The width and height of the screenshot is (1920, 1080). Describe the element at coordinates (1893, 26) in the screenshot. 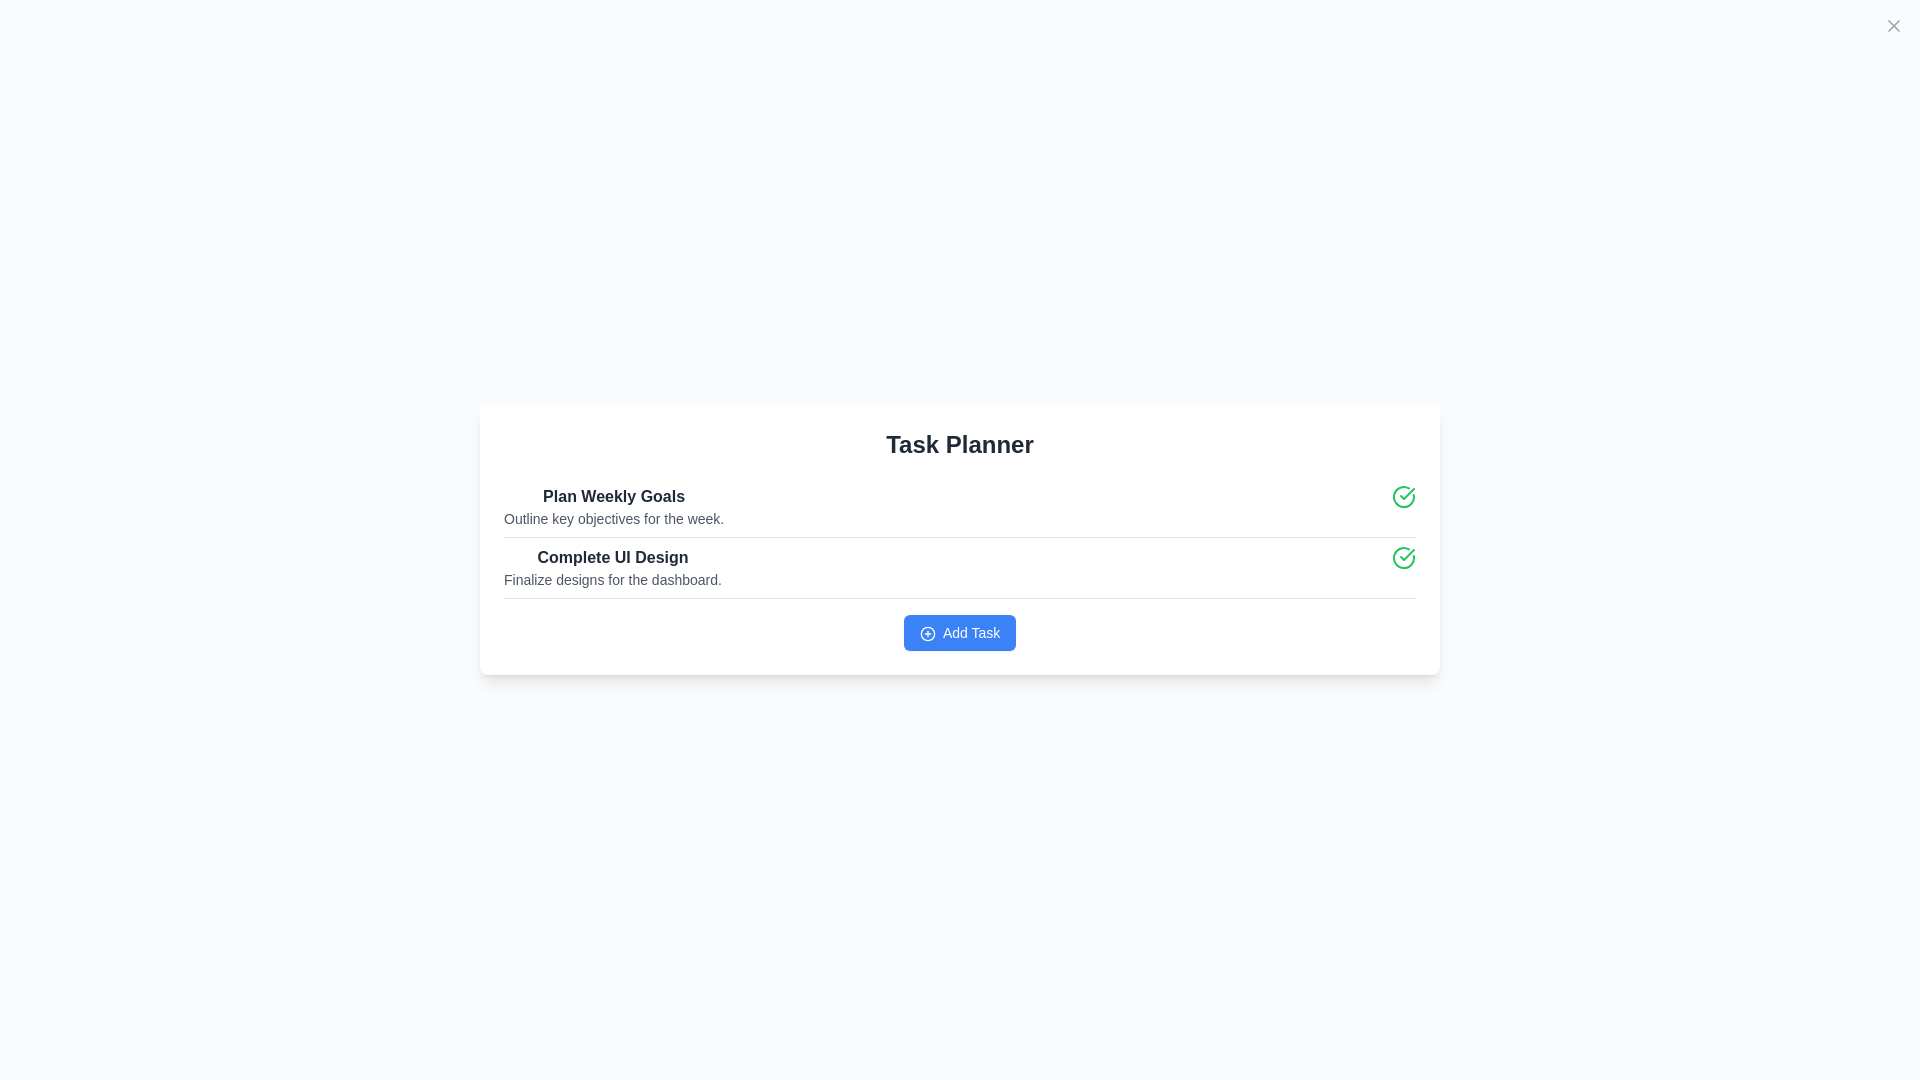

I see `the close button located at the top-right corner of the task planner modal to toggle its visibility` at that location.